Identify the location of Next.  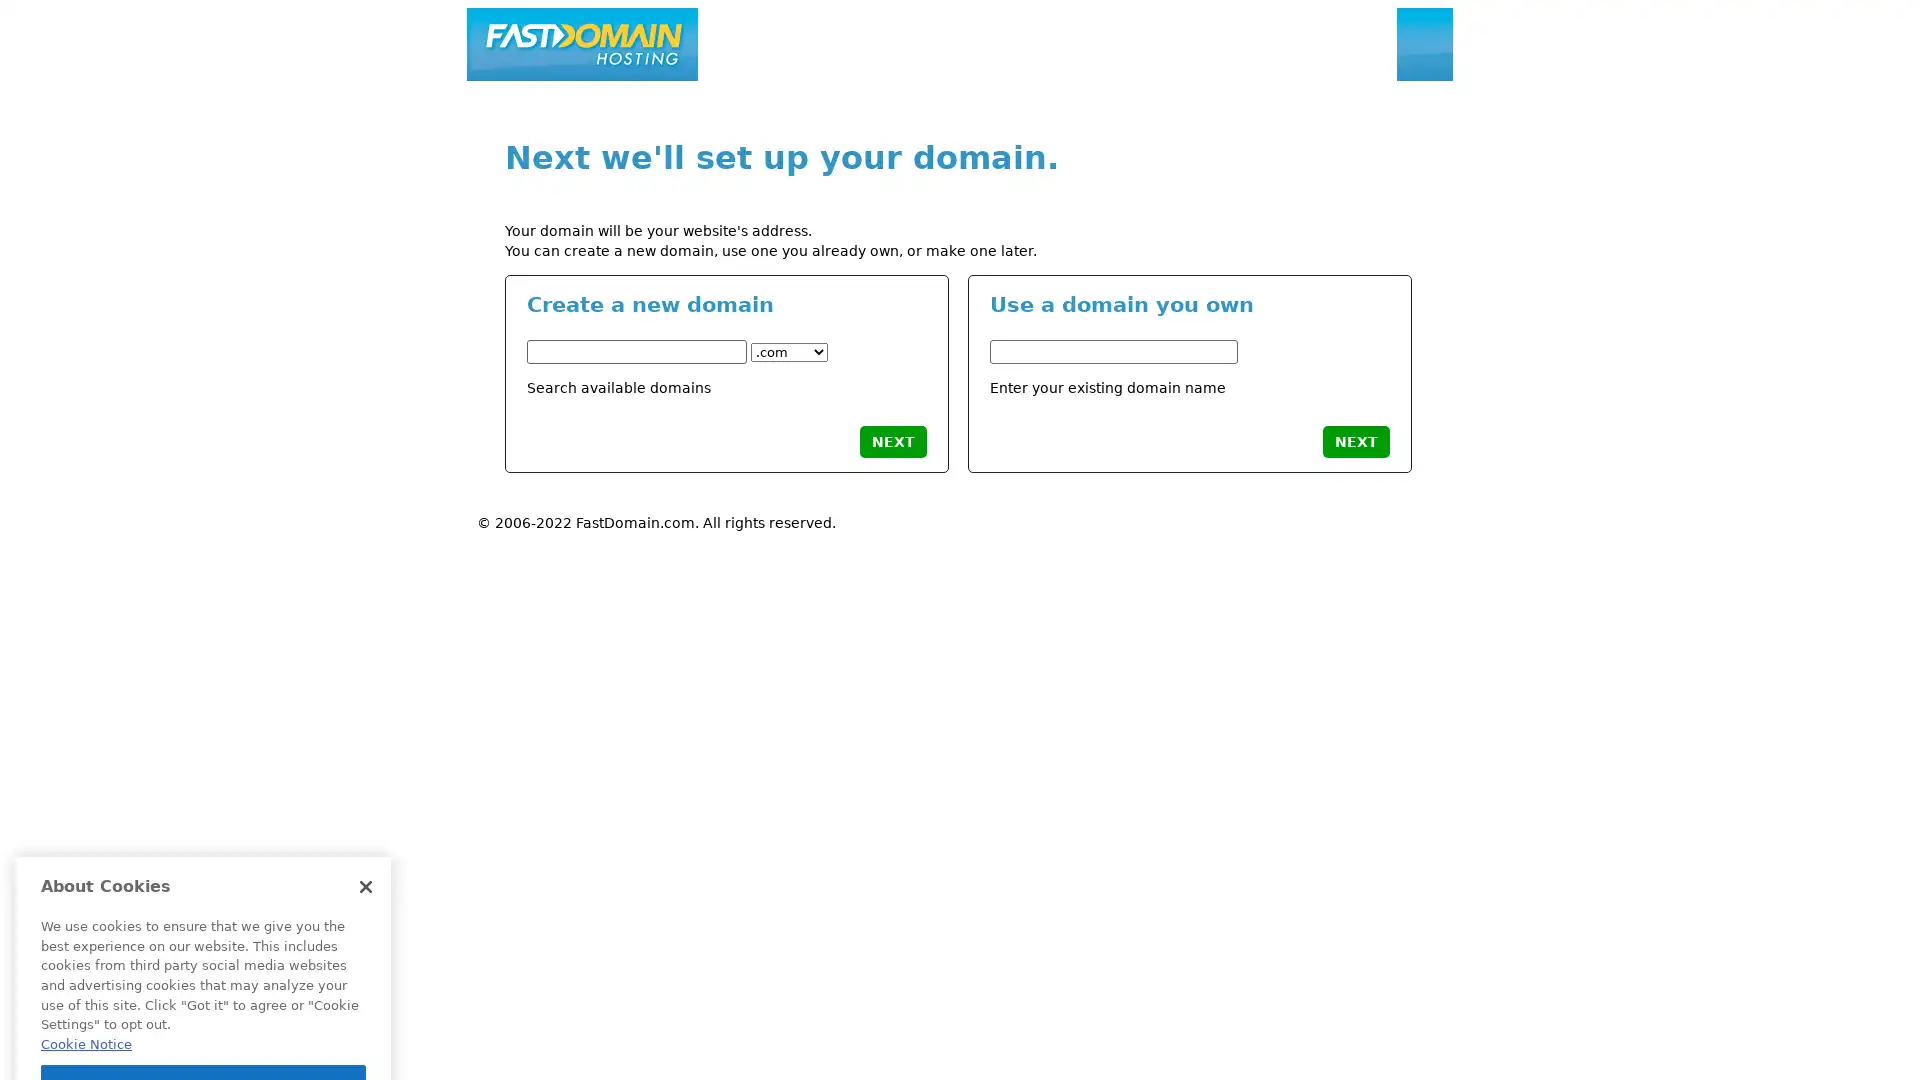
(892, 439).